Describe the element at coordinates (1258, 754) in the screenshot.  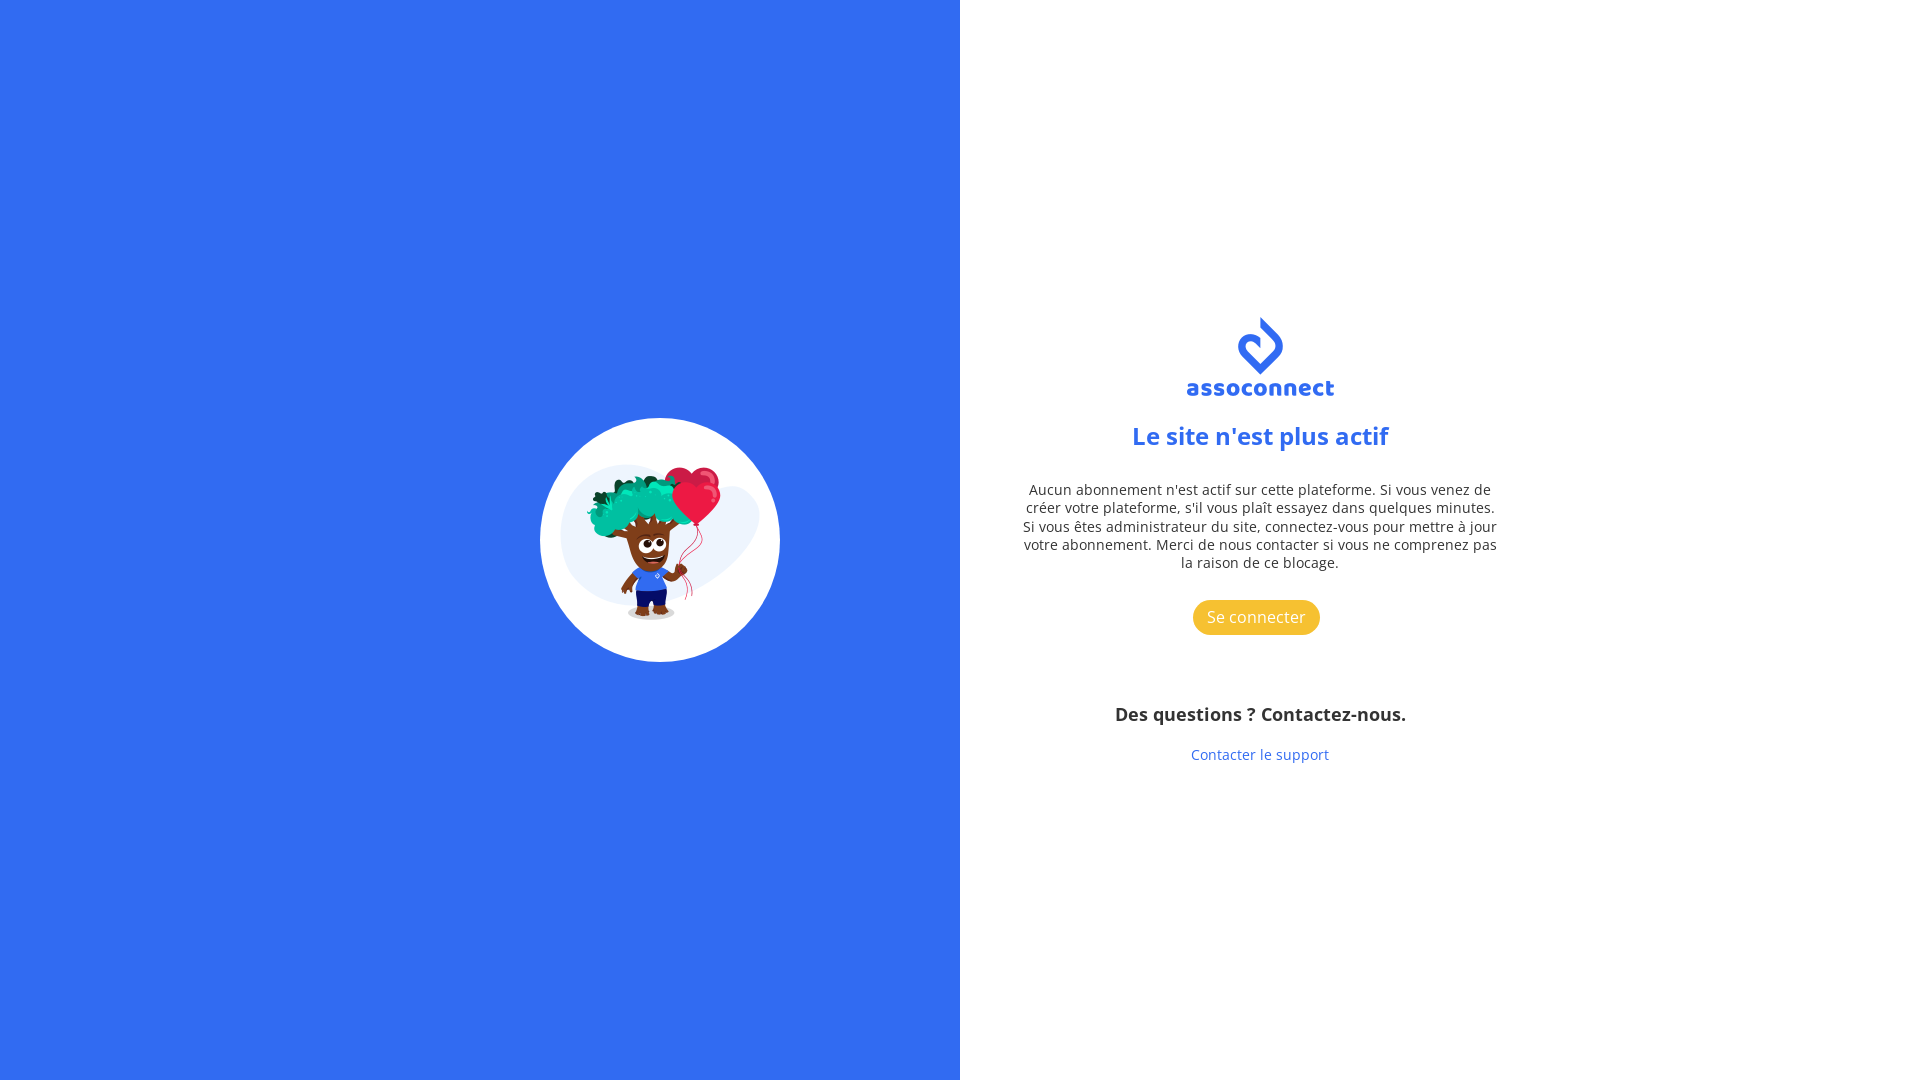
I see `'Contacter le support'` at that location.